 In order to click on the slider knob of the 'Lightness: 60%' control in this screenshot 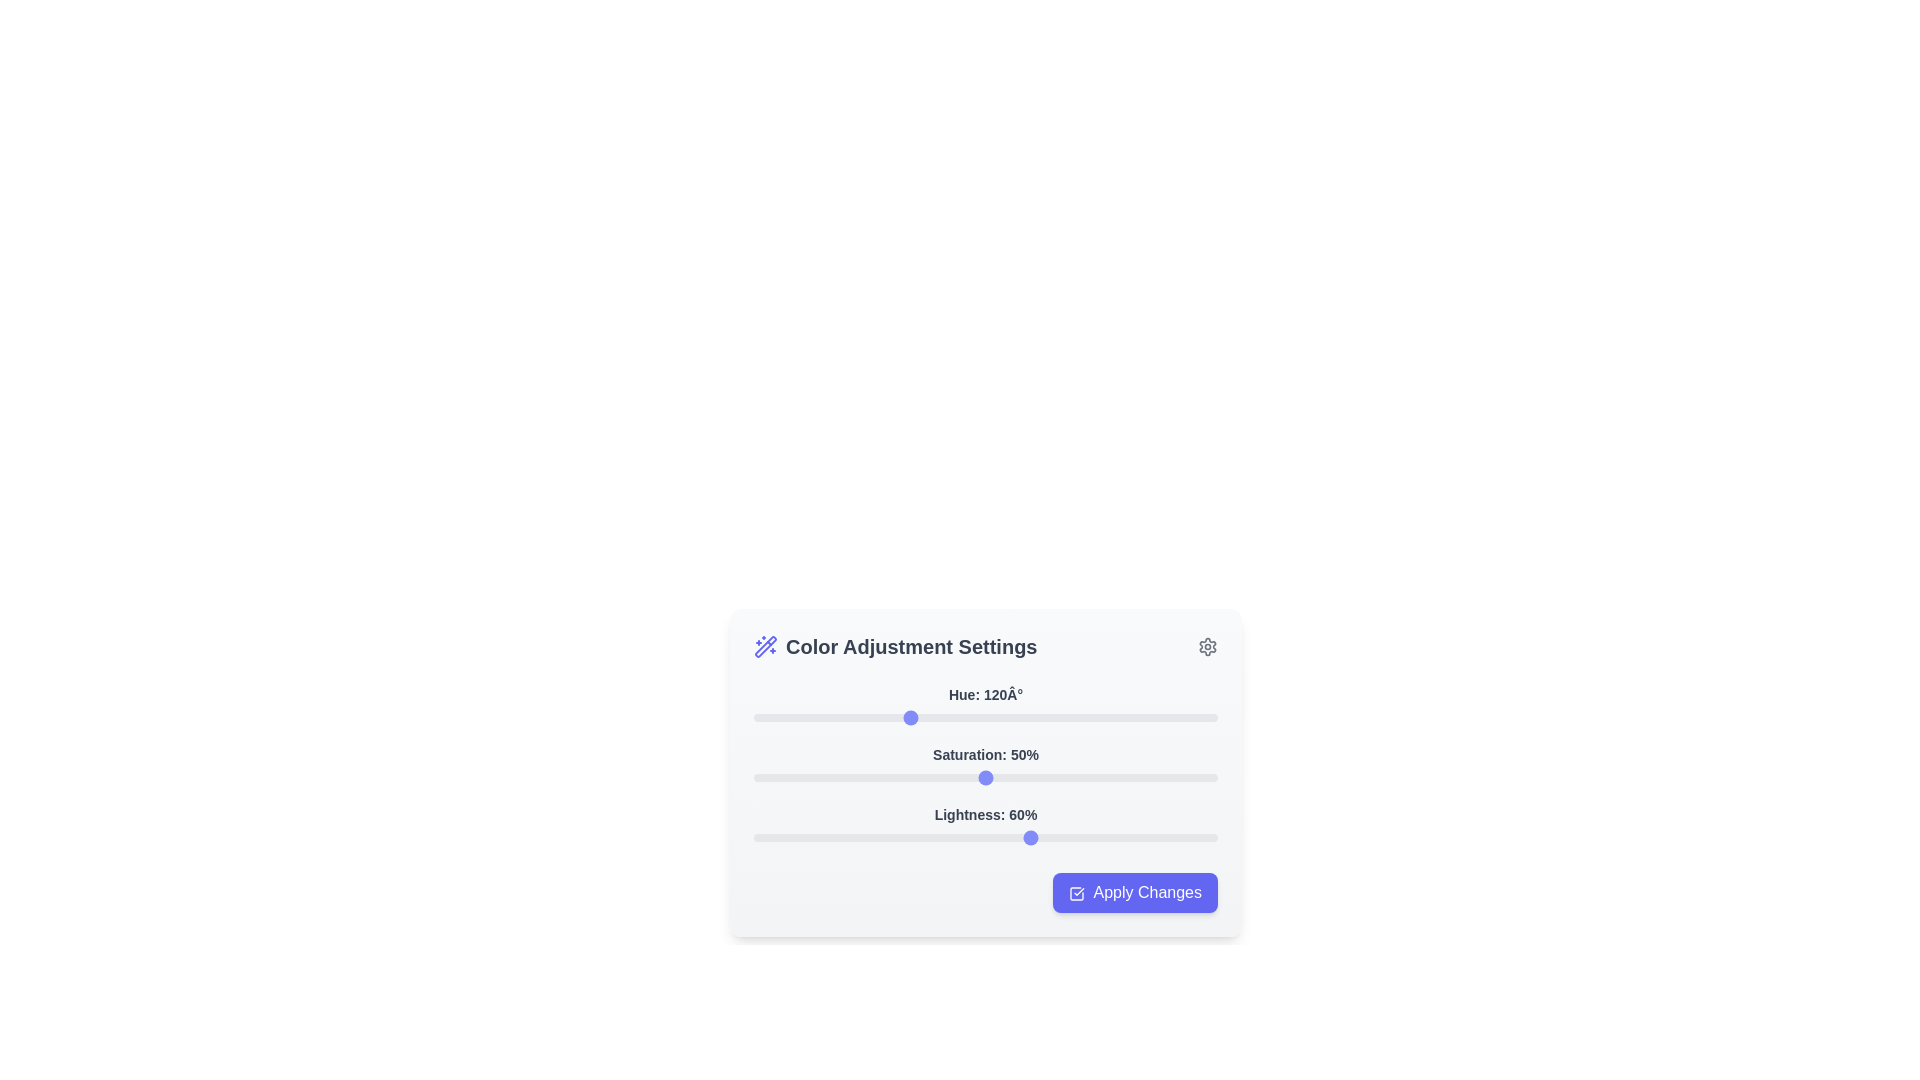, I will do `click(985, 826)`.